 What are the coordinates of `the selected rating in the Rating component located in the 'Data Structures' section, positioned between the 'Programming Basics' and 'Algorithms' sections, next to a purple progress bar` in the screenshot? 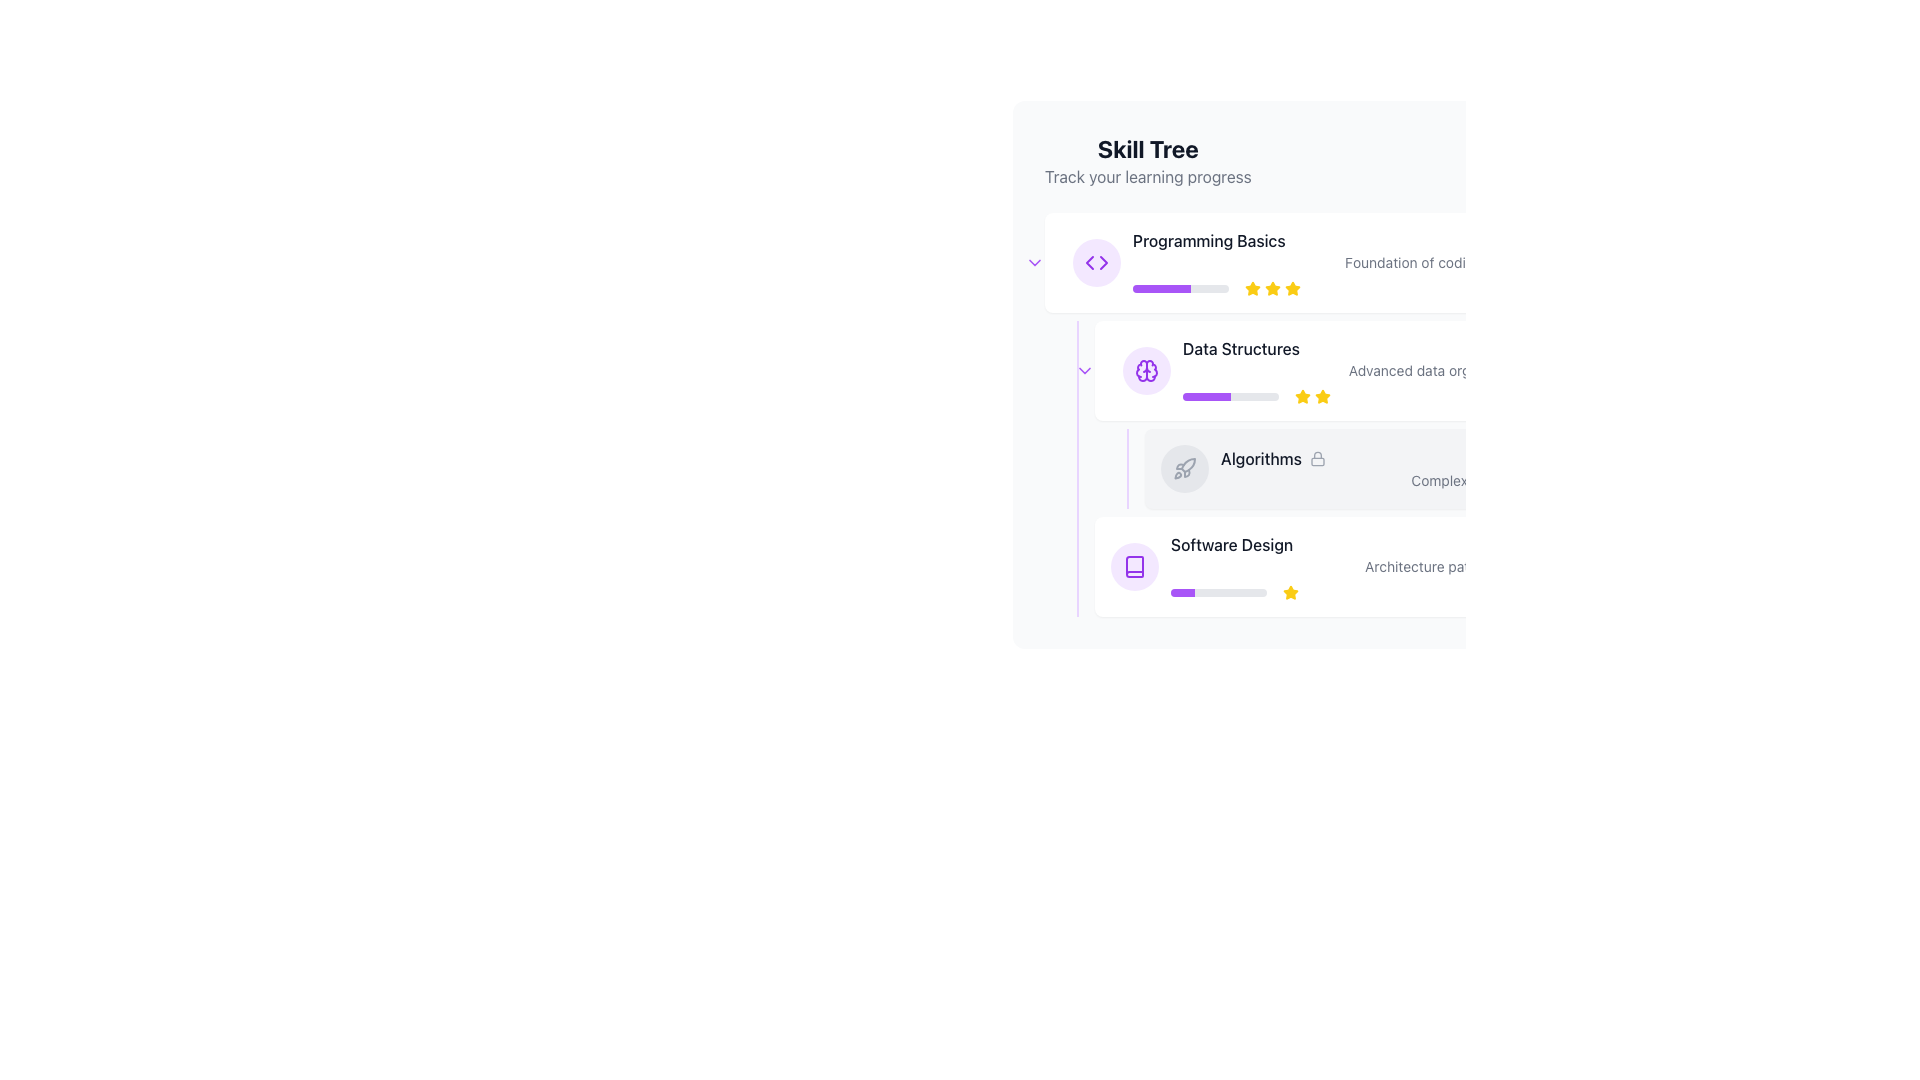 It's located at (1313, 397).